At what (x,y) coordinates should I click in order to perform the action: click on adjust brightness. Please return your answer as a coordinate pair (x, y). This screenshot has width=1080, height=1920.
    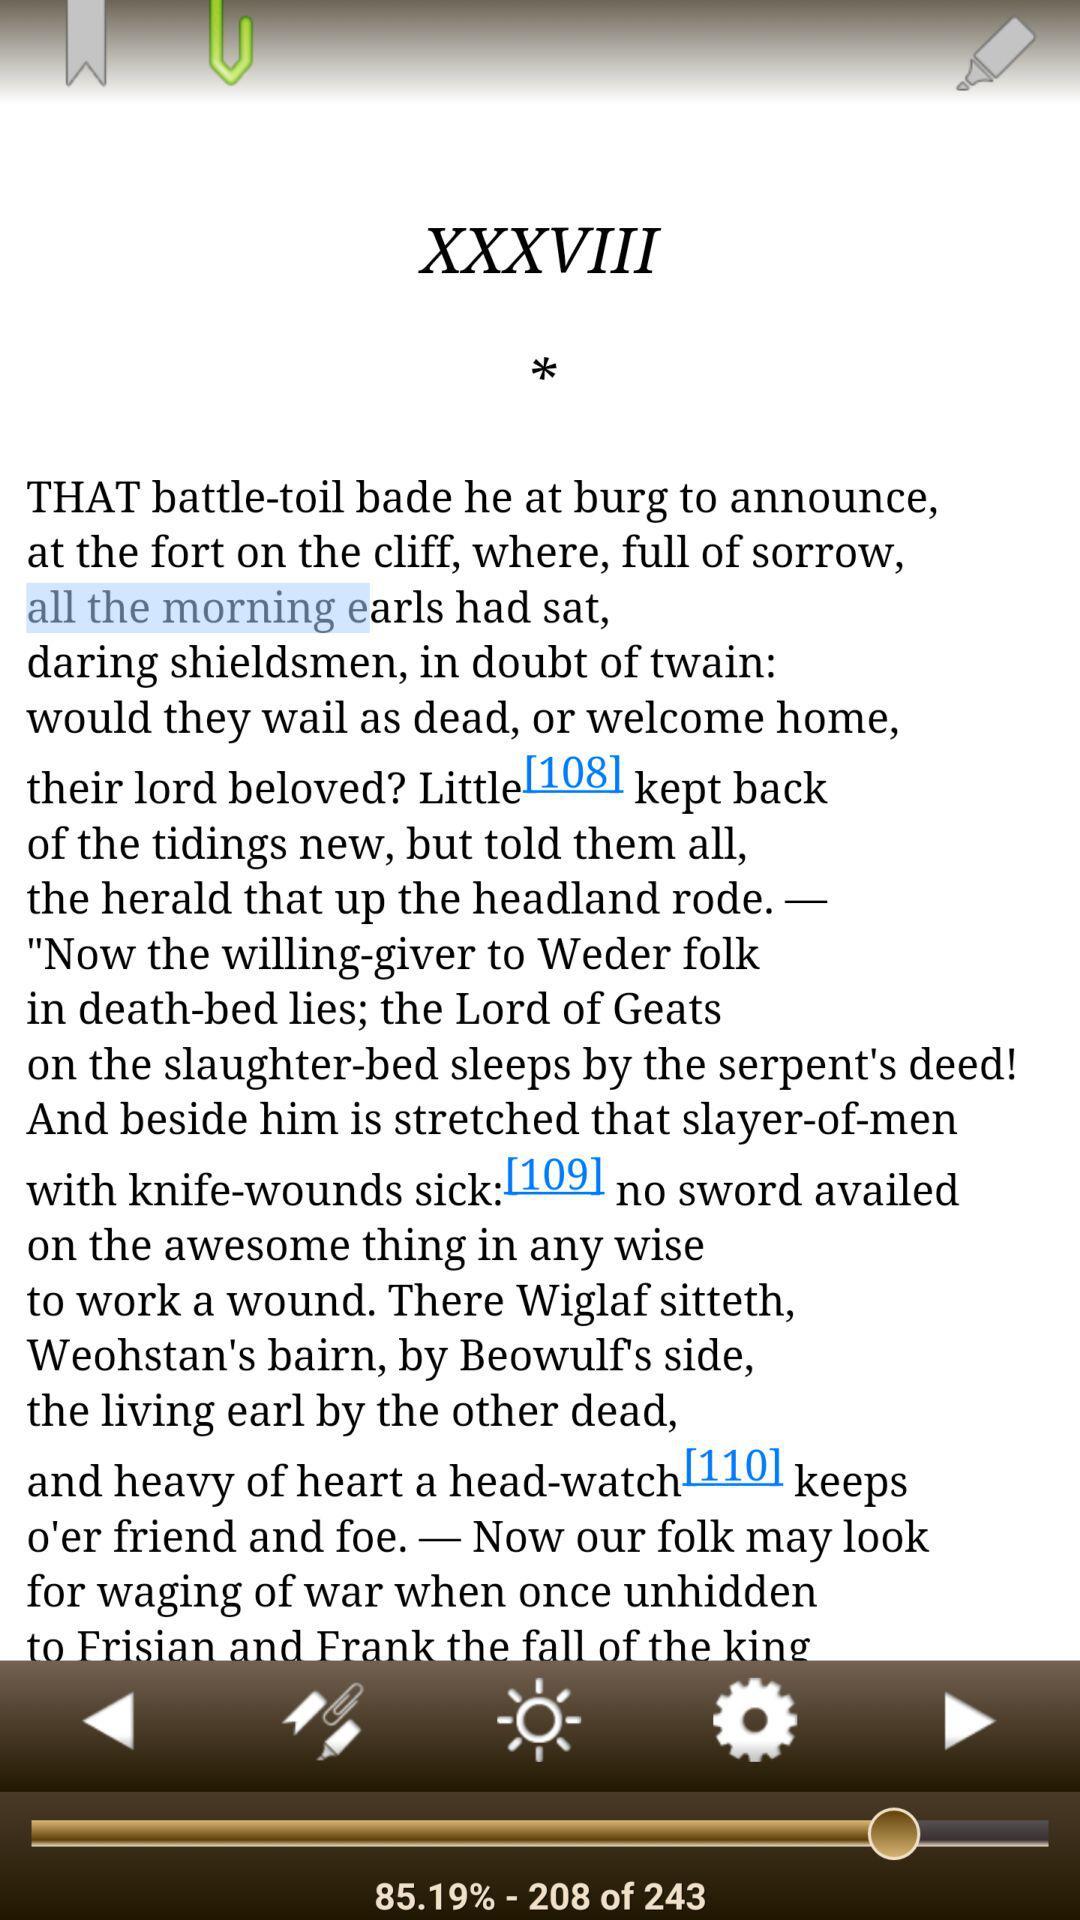
    Looking at the image, I should click on (540, 1725).